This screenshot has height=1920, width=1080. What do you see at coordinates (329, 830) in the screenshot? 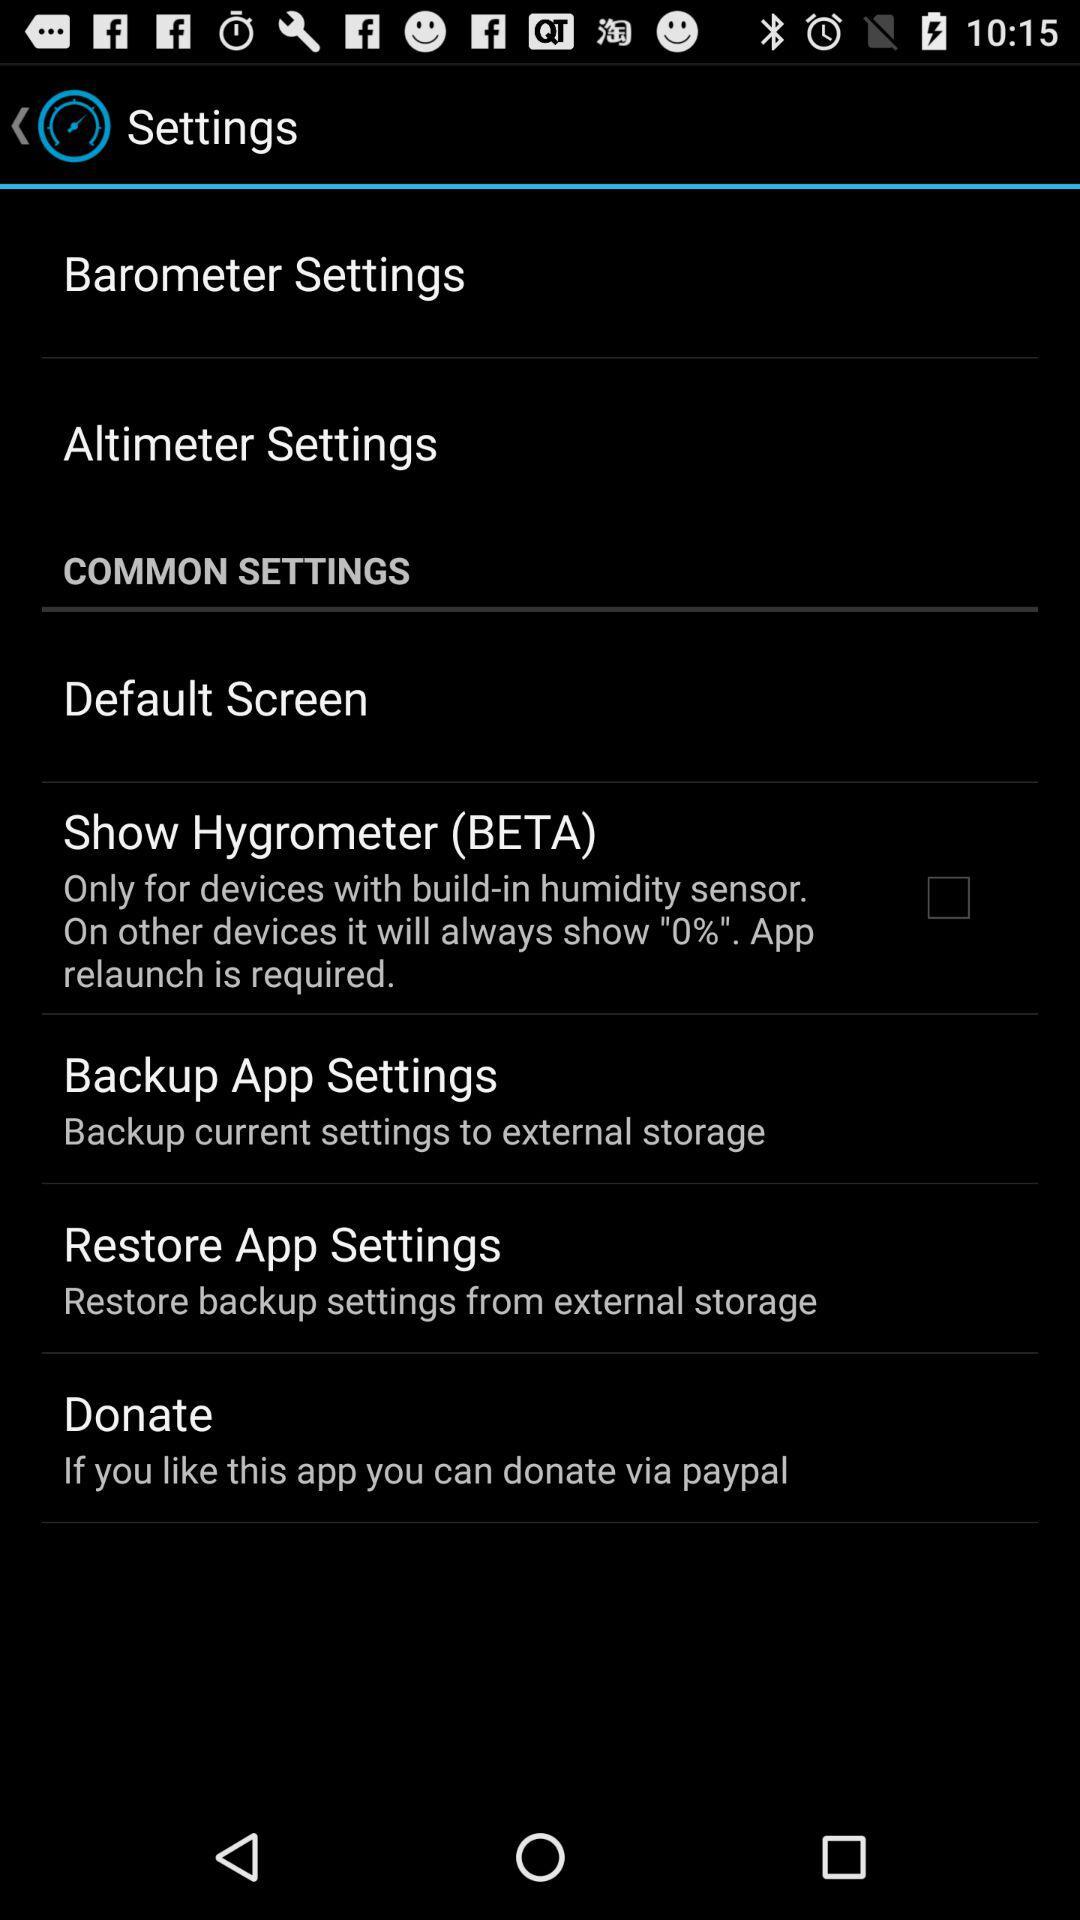
I see `the show hygrometer (beta) app` at bounding box center [329, 830].